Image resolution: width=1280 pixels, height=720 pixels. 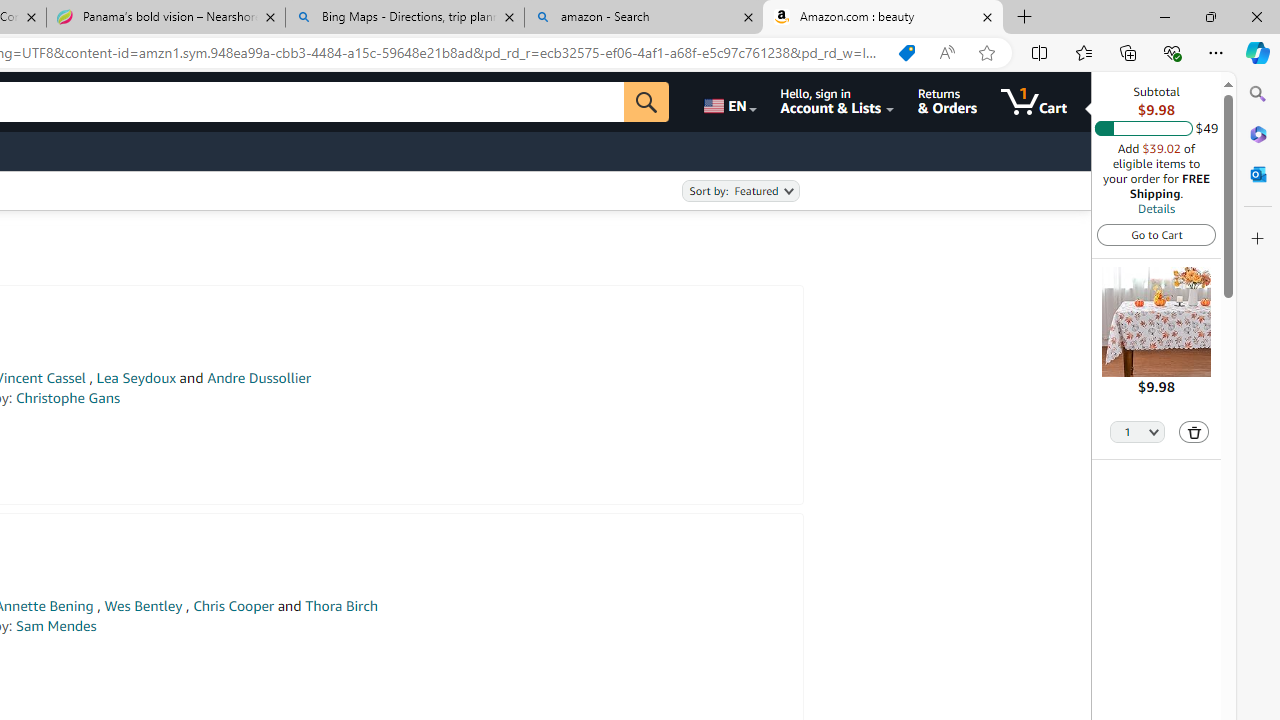 I want to click on 'Go', so click(x=647, y=101).